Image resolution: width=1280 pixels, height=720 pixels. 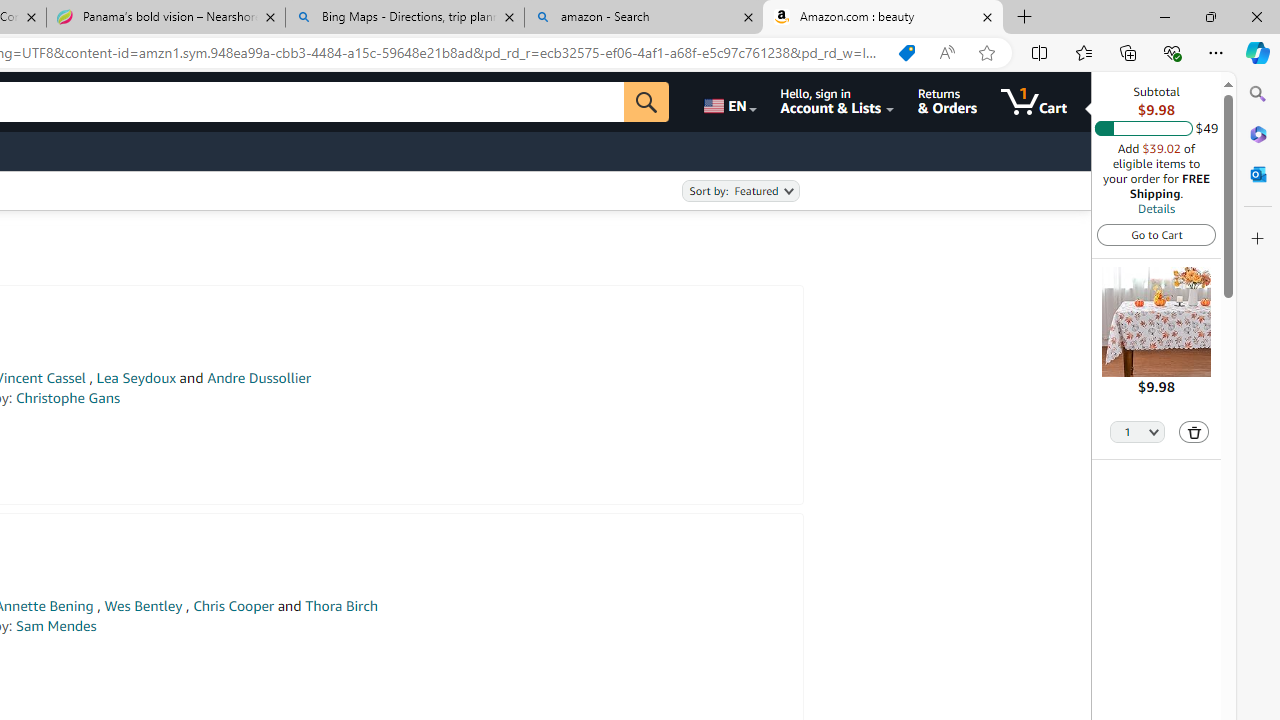 I want to click on 'Go', so click(x=647, y=101).